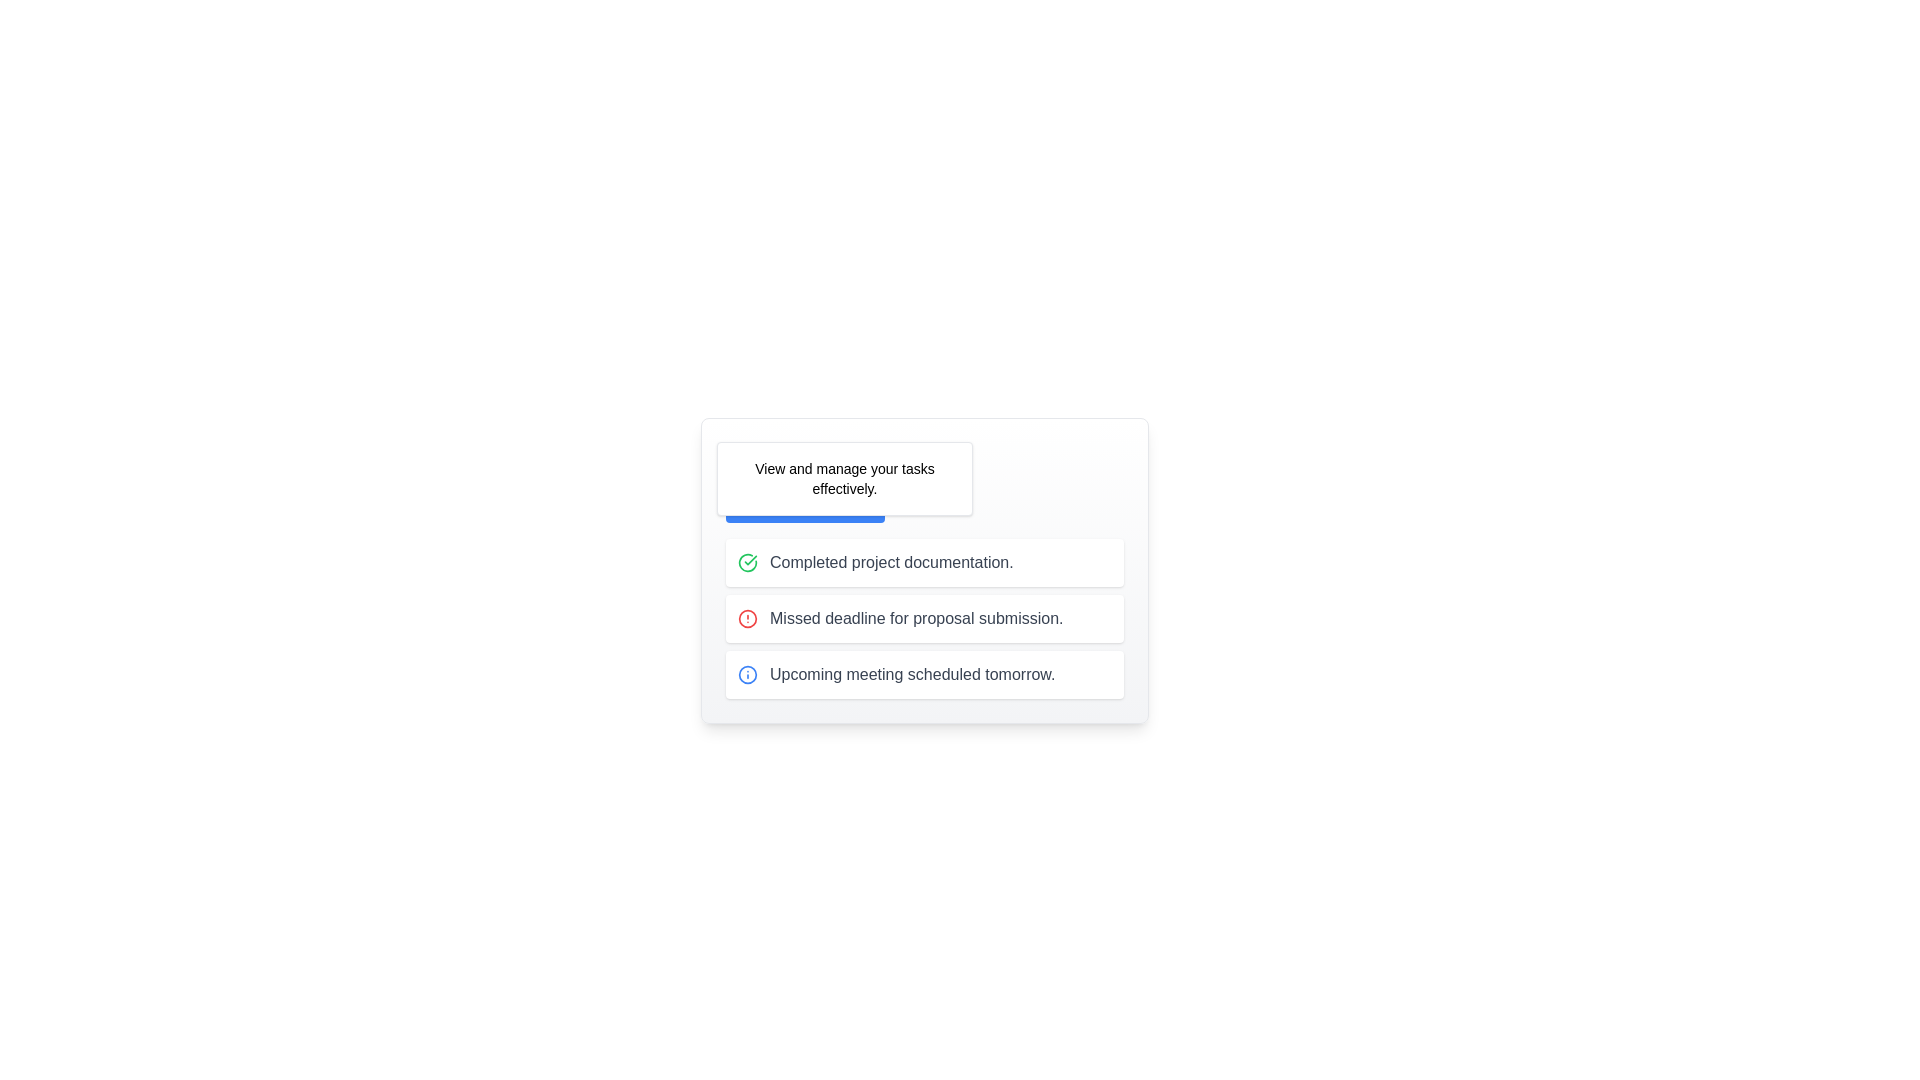 This screenshot has width=1920, height=1080. Describe the element at coordinates (747, 563) in the screenshot. I see `the success indicator icon located to the left of the text 'Completed project documentation' in the task list` at that location.